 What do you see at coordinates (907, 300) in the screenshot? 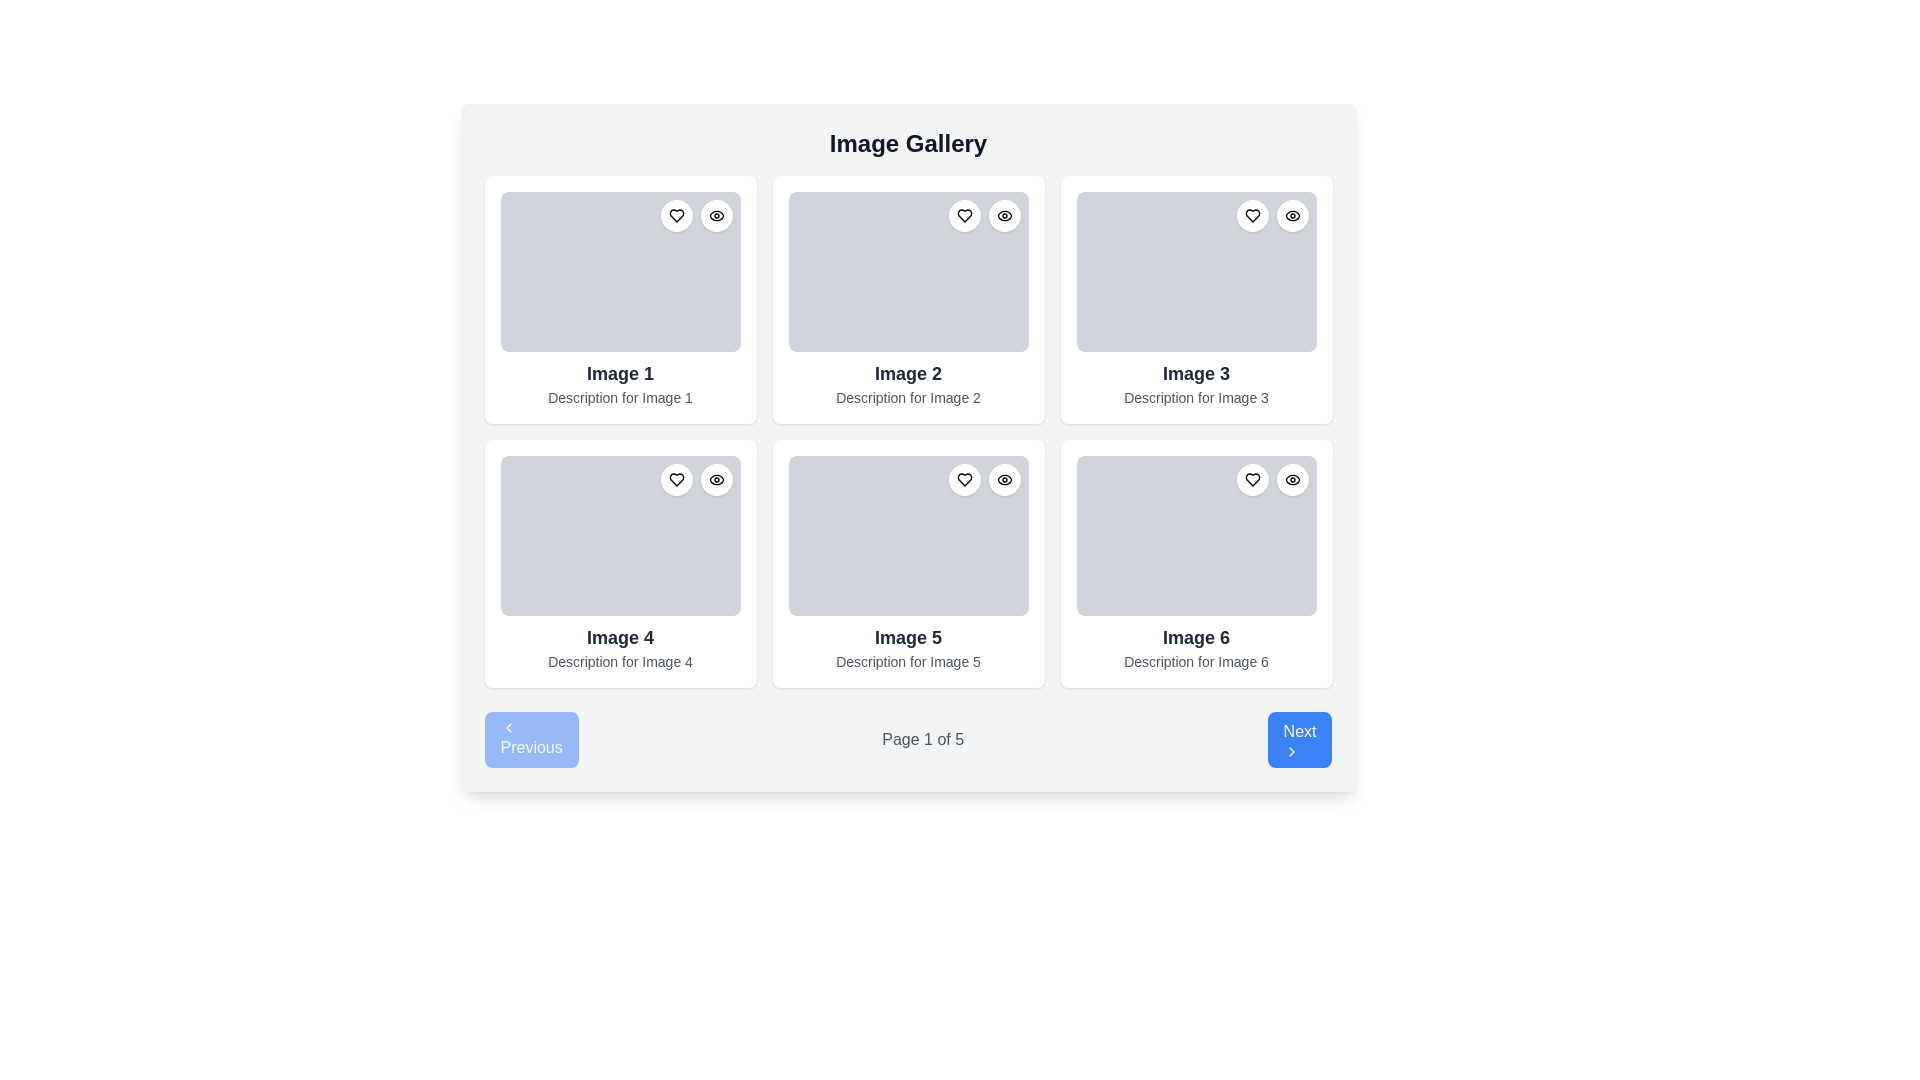
I see `the second card in the 'Image Gallery' section` at bounding box center [907, 300].